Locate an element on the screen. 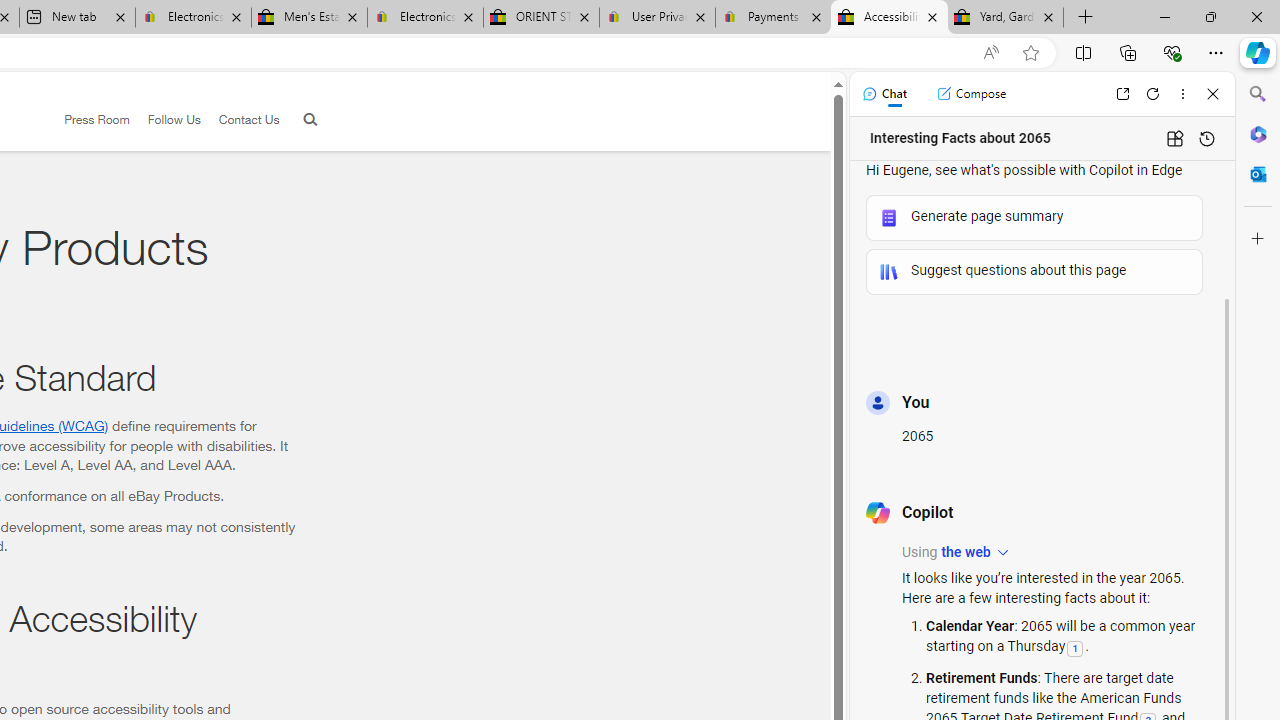 The width and height of the screenshot is (1280, 720). 'Contact Us' is located at coordinates (240, 120).